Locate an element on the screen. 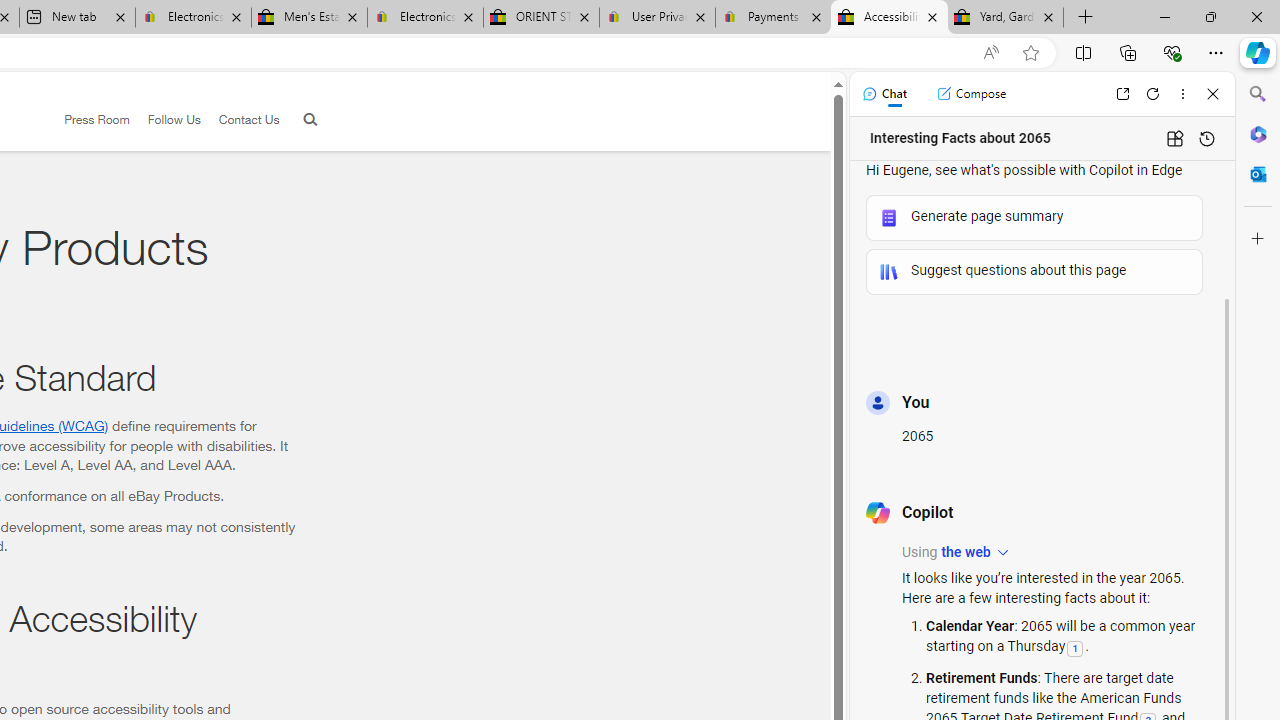 The width and height of the screenshot is (1280, 720). 'Contact Us' is located at coordinates (240, 120).